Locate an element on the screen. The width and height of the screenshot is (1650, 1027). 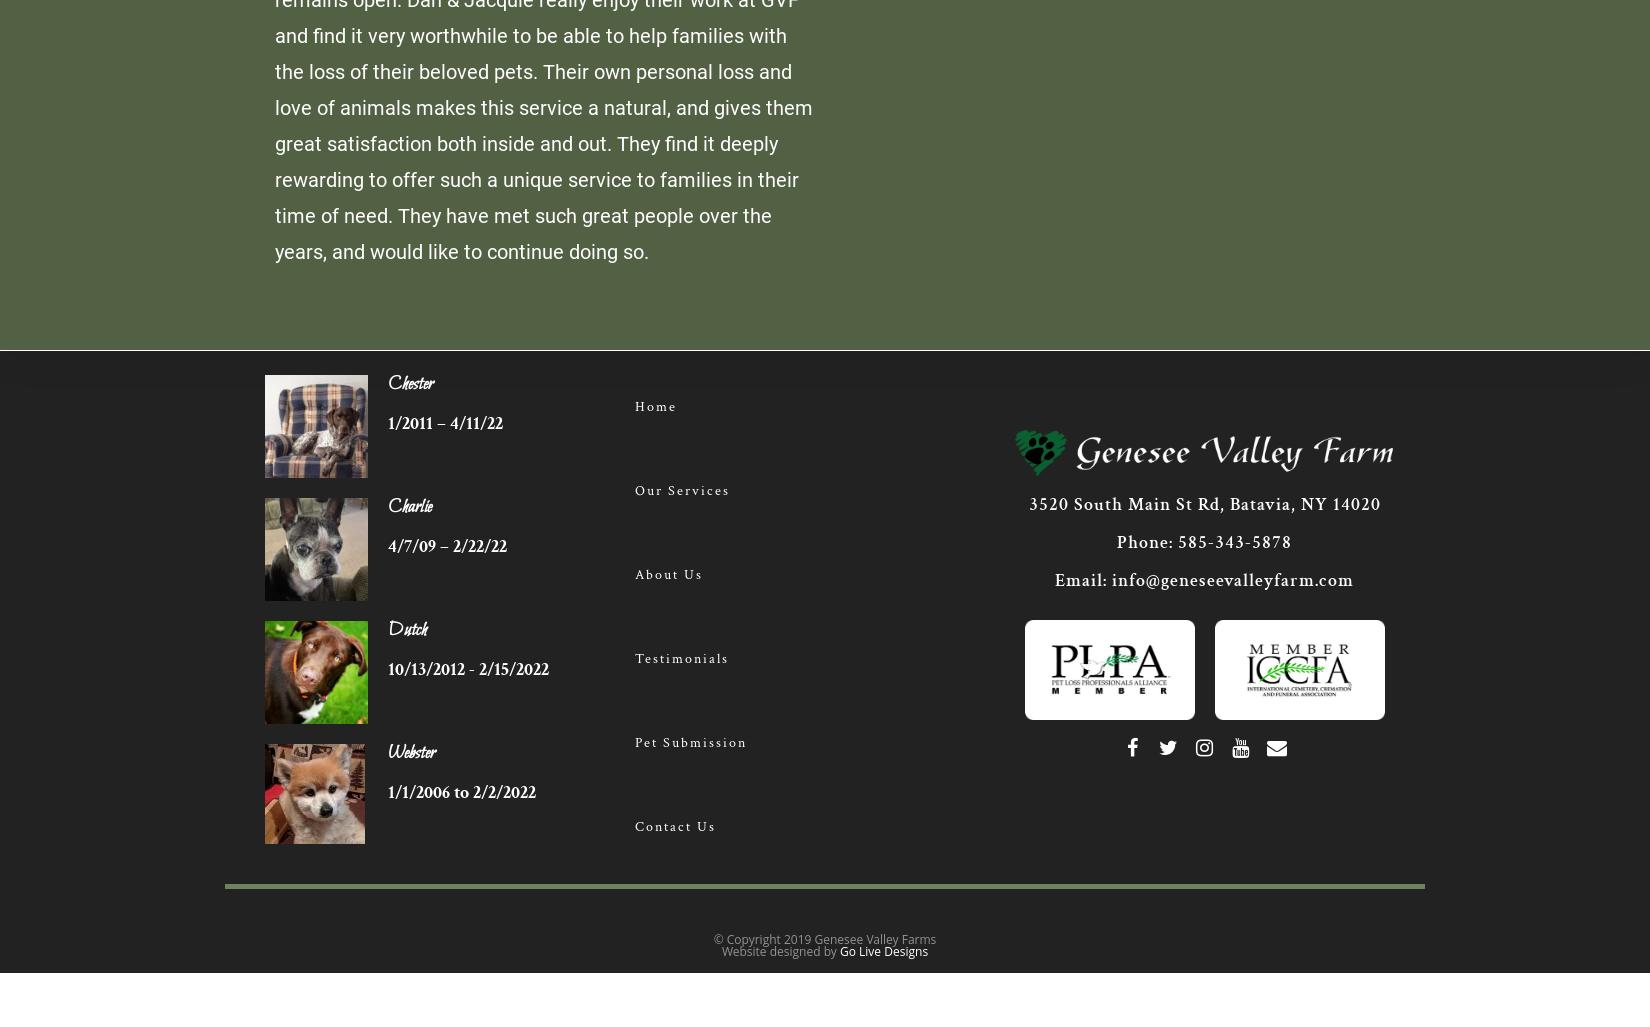
'© Copyright 2019 Genesee Valley Farms' is located at coordinates (823, 939).